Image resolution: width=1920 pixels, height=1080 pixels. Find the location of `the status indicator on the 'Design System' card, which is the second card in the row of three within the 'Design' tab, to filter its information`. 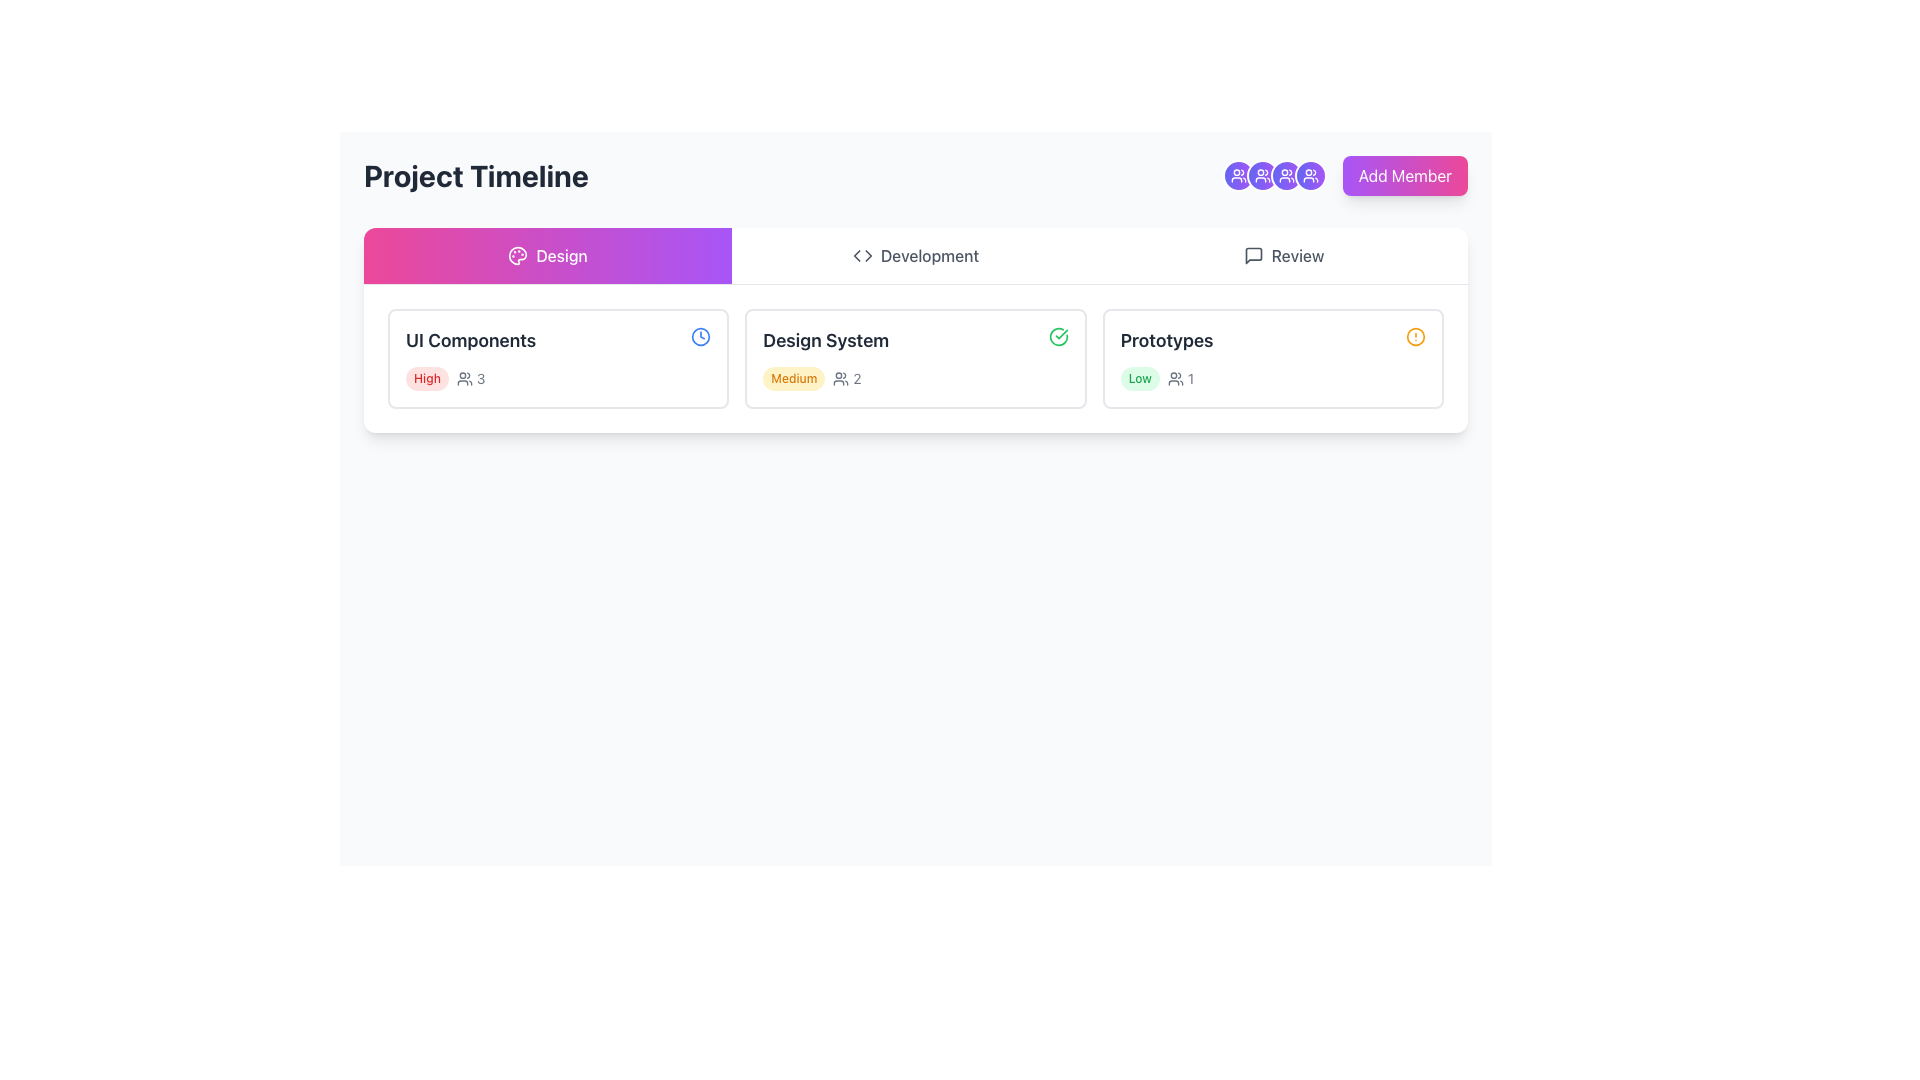

the status indicator on the 'Design System' card, which is the second card in the row of three within the 'Design' tab, to filter its information is located at coordinates (915, 357).